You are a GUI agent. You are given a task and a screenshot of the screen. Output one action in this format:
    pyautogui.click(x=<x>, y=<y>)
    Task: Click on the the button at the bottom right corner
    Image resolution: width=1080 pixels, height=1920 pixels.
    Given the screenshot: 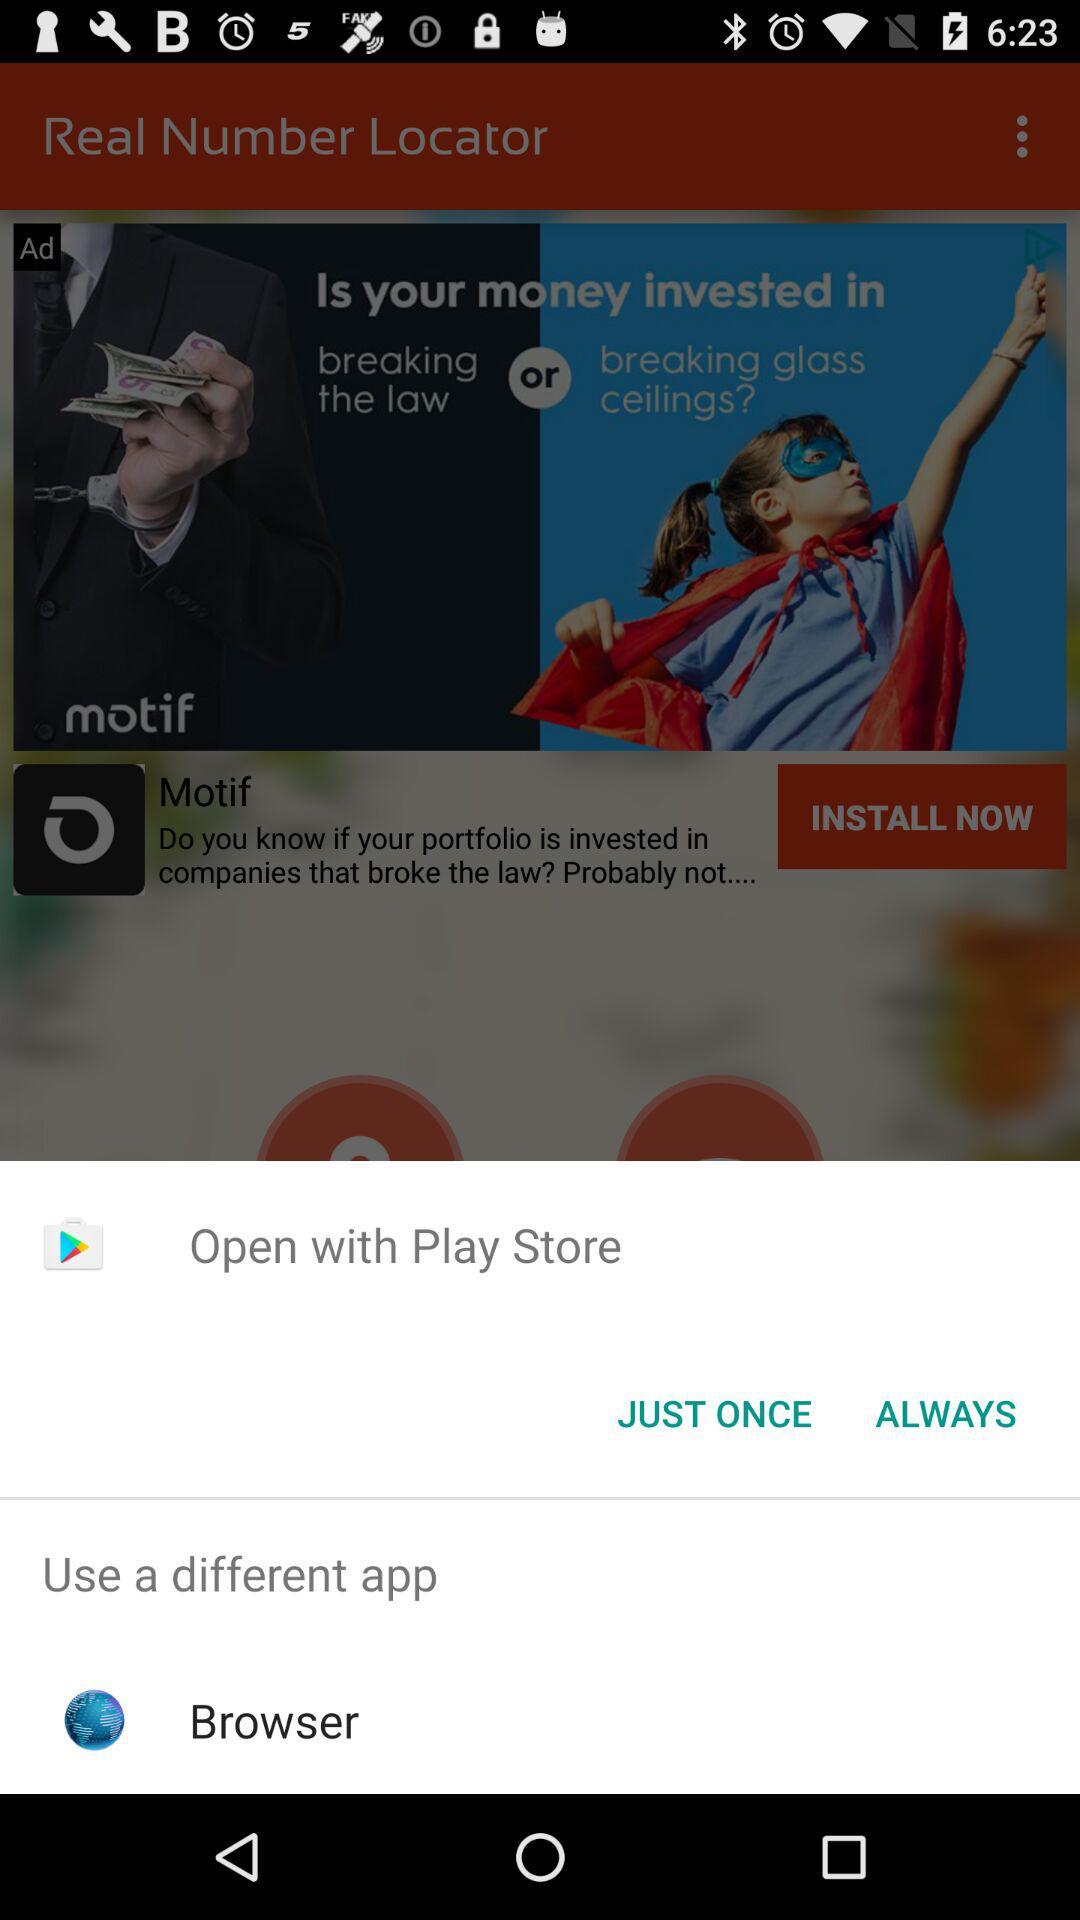 What is the action you would take?
    pyautogui.click(x=945, y=1411)
    